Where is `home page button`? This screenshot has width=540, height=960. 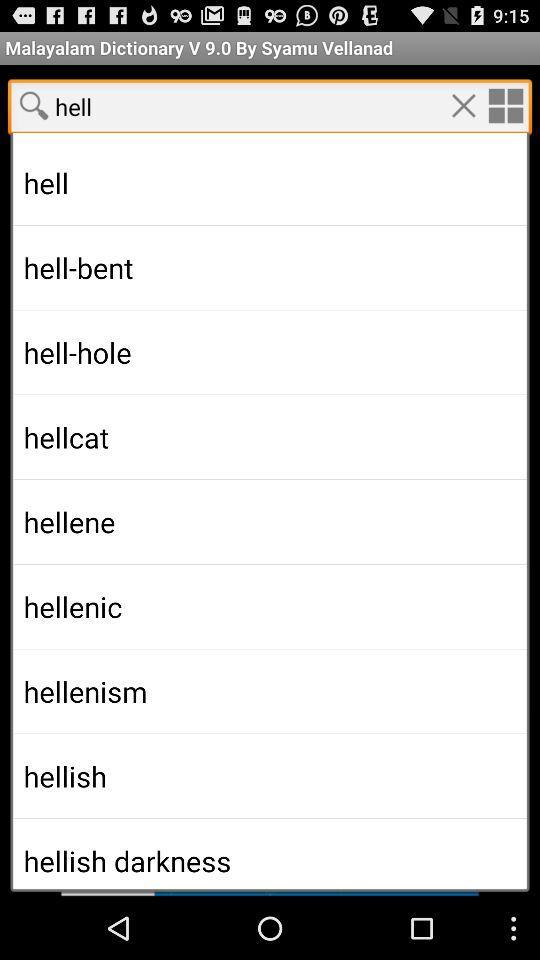
home page button is located at coordinates (504, 105).